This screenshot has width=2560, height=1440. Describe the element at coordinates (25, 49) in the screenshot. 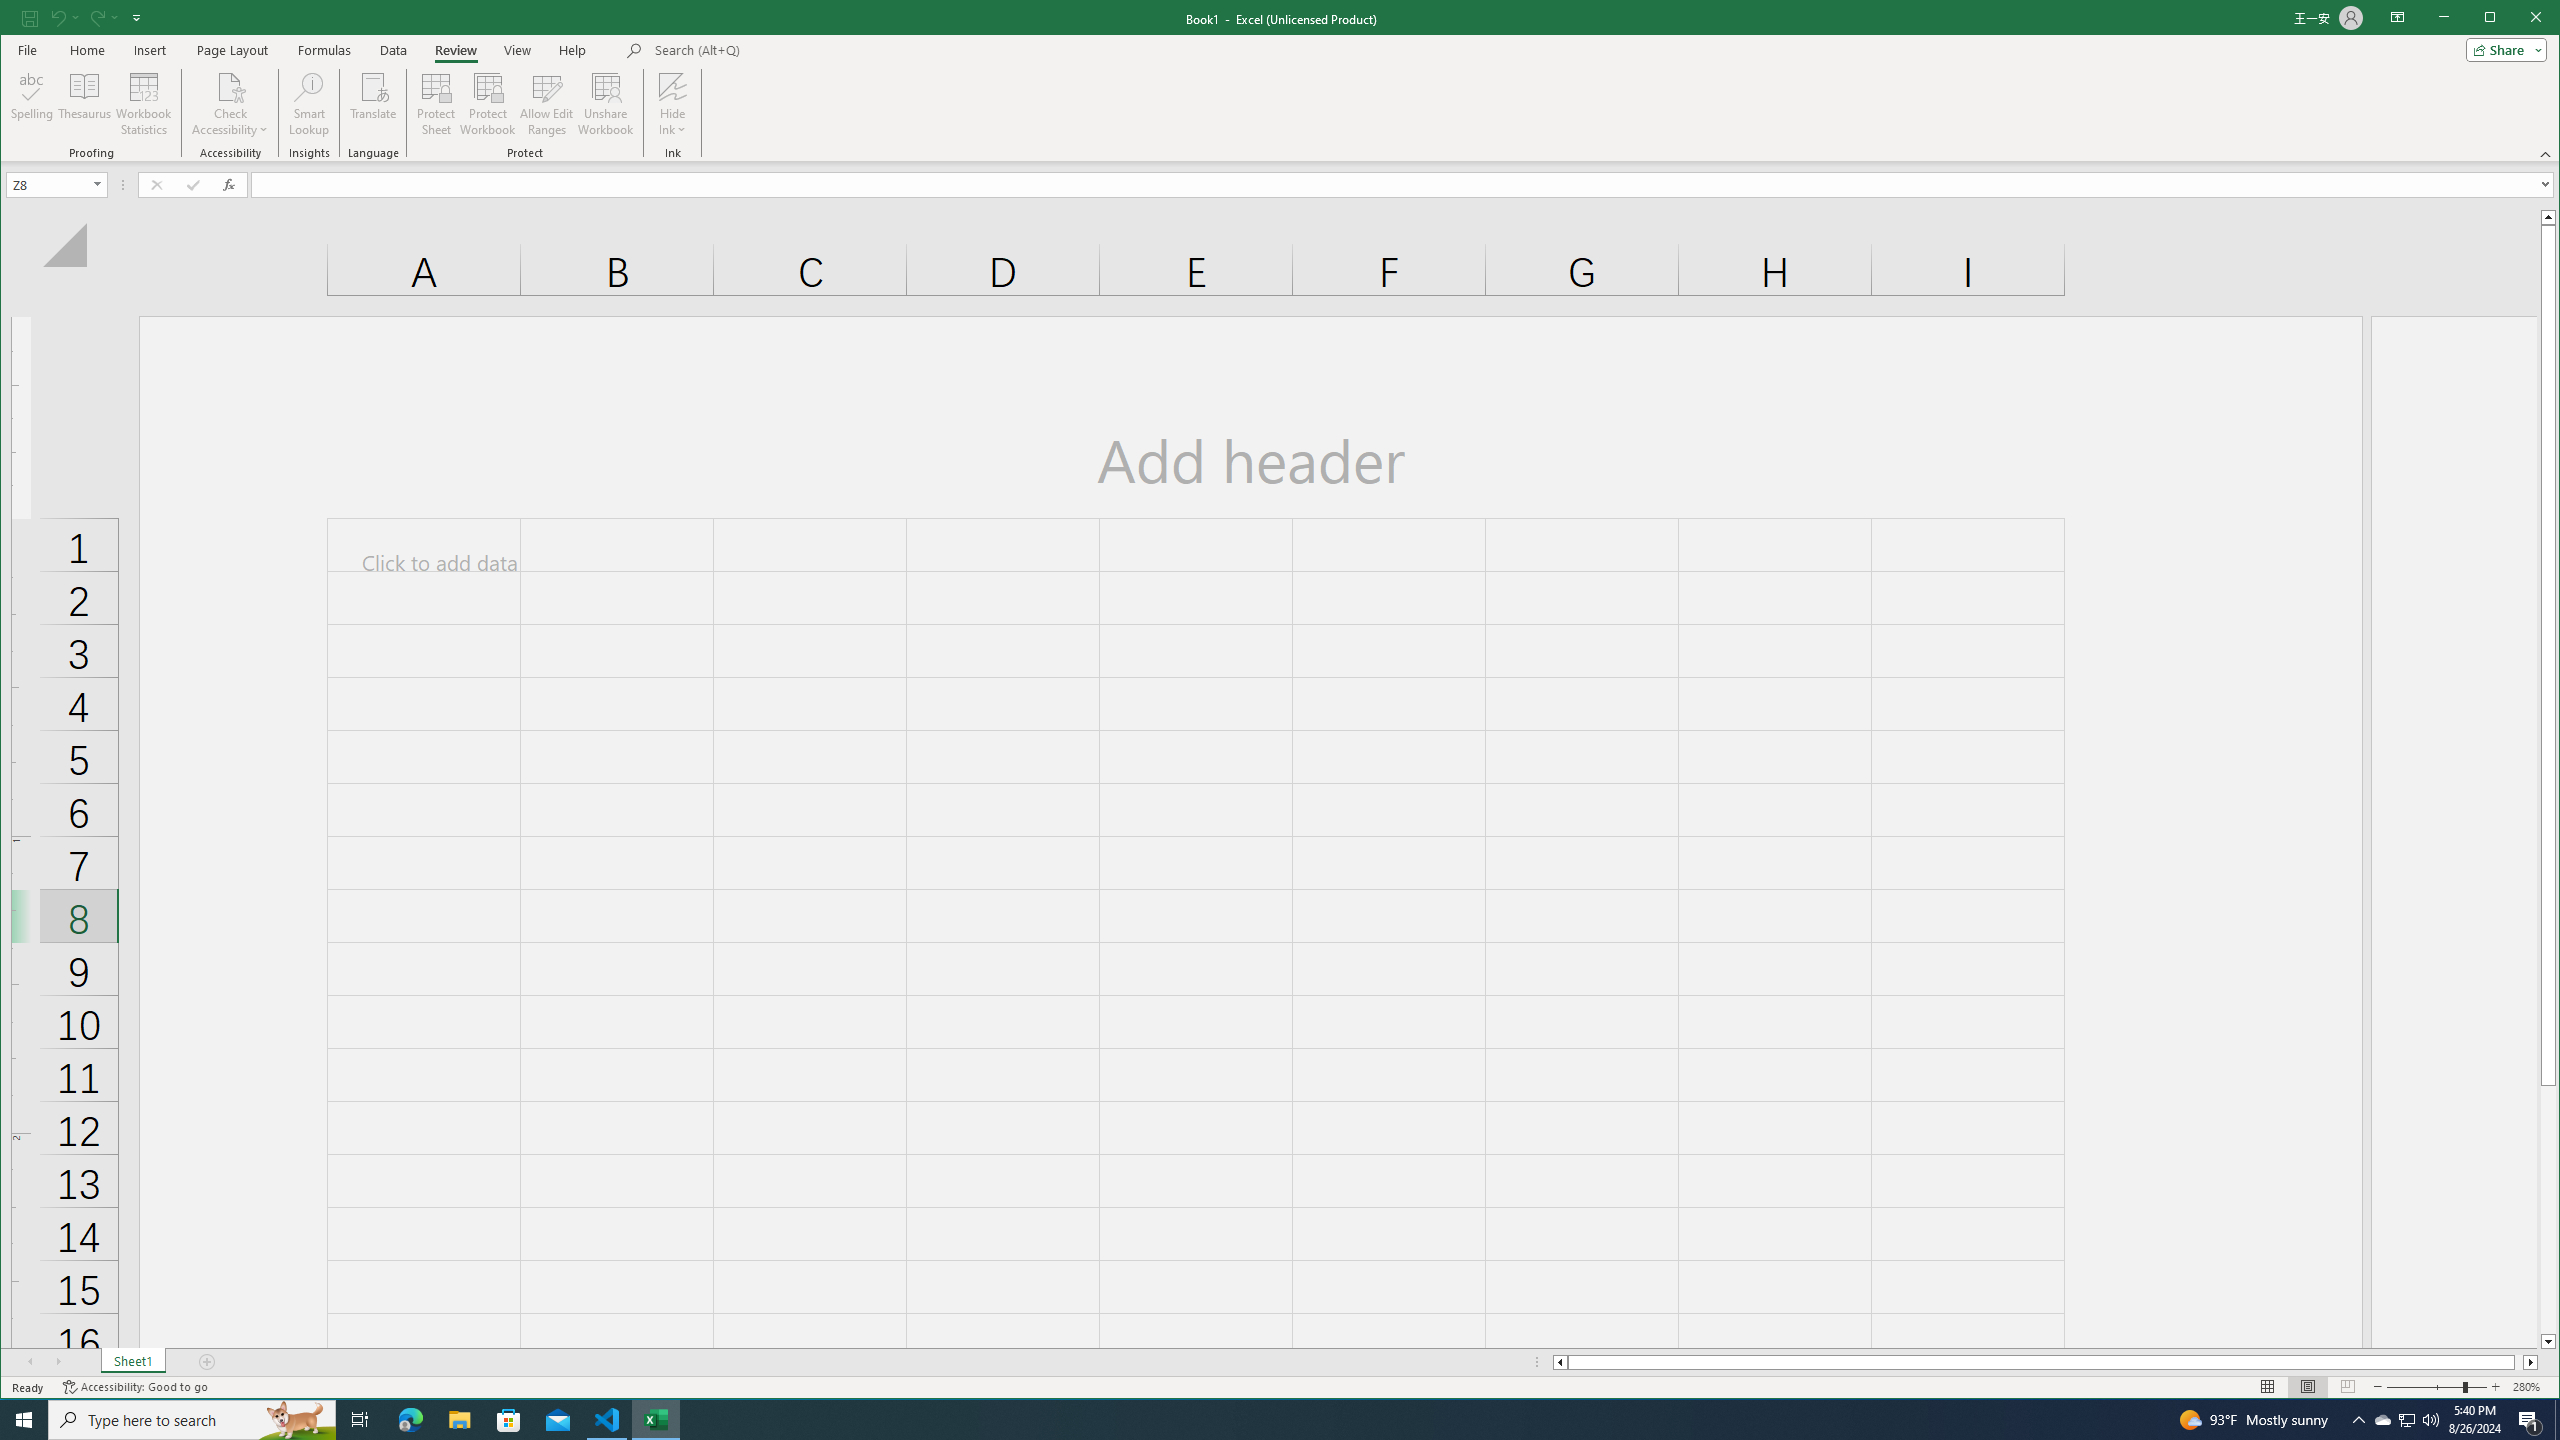

I see `'File Tab'` at that location.